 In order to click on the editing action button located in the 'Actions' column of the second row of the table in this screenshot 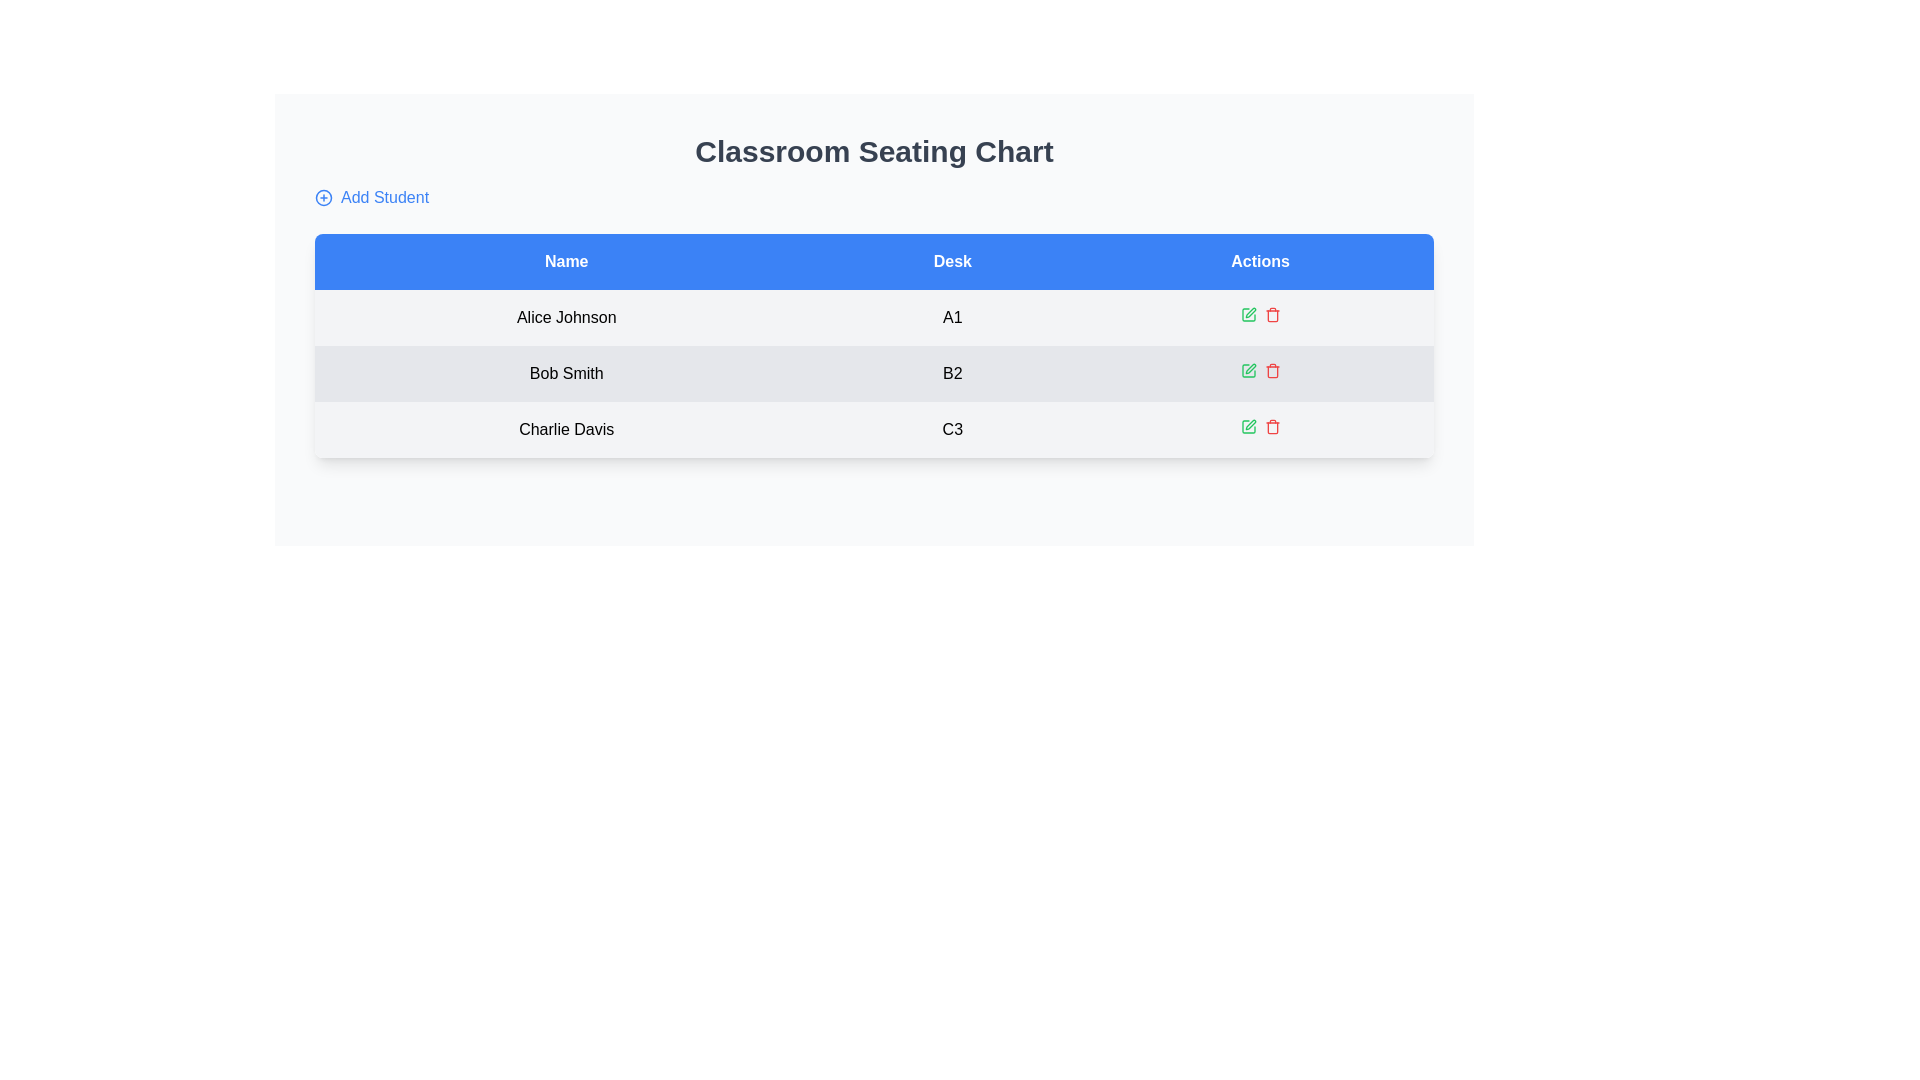, I will do `click(1247, 370)`.